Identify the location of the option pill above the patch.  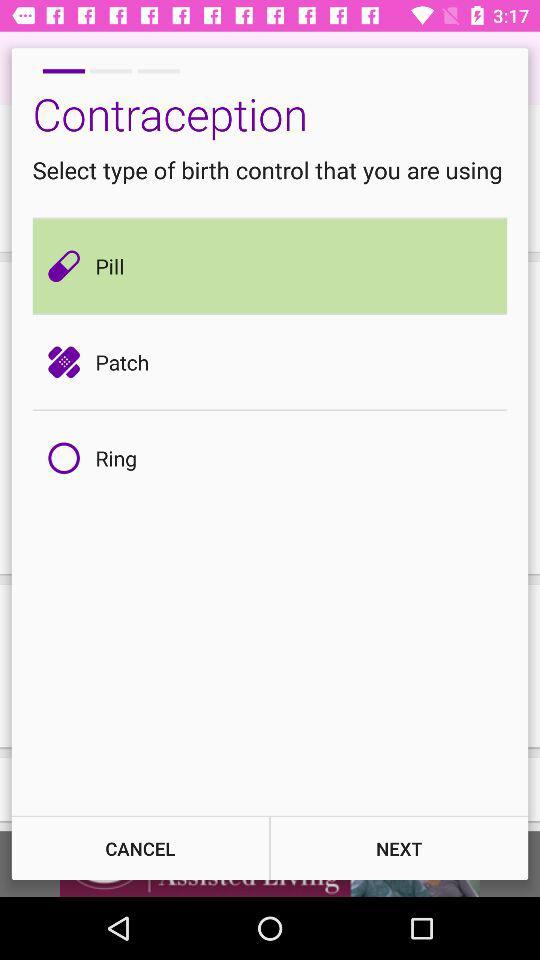
(68, 265).